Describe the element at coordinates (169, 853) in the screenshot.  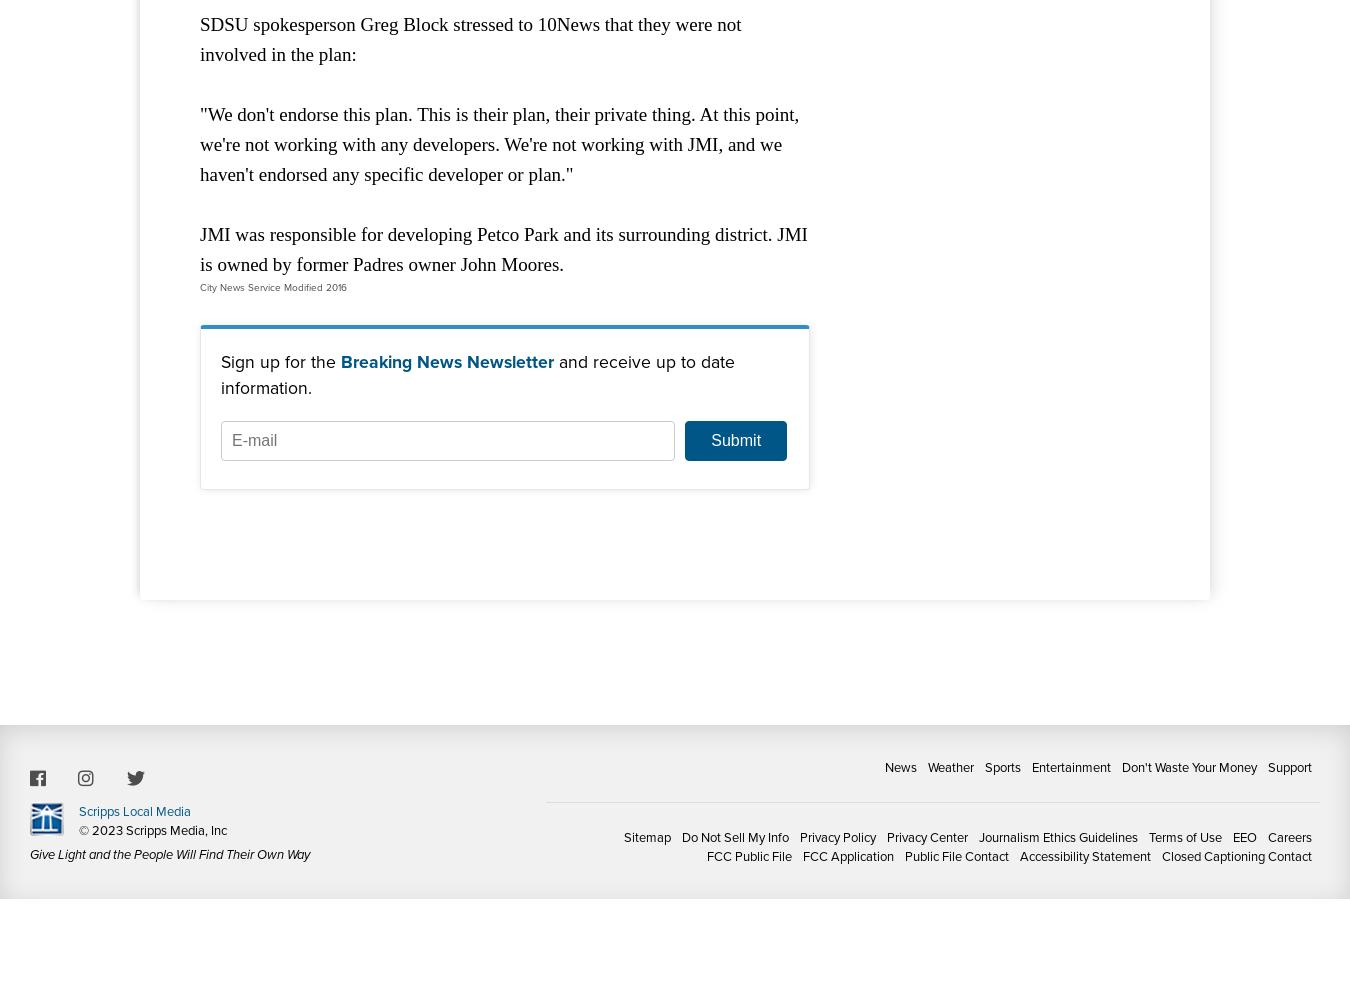
I see `'Give Light and the People Will Find Their Own Way'` at that location.